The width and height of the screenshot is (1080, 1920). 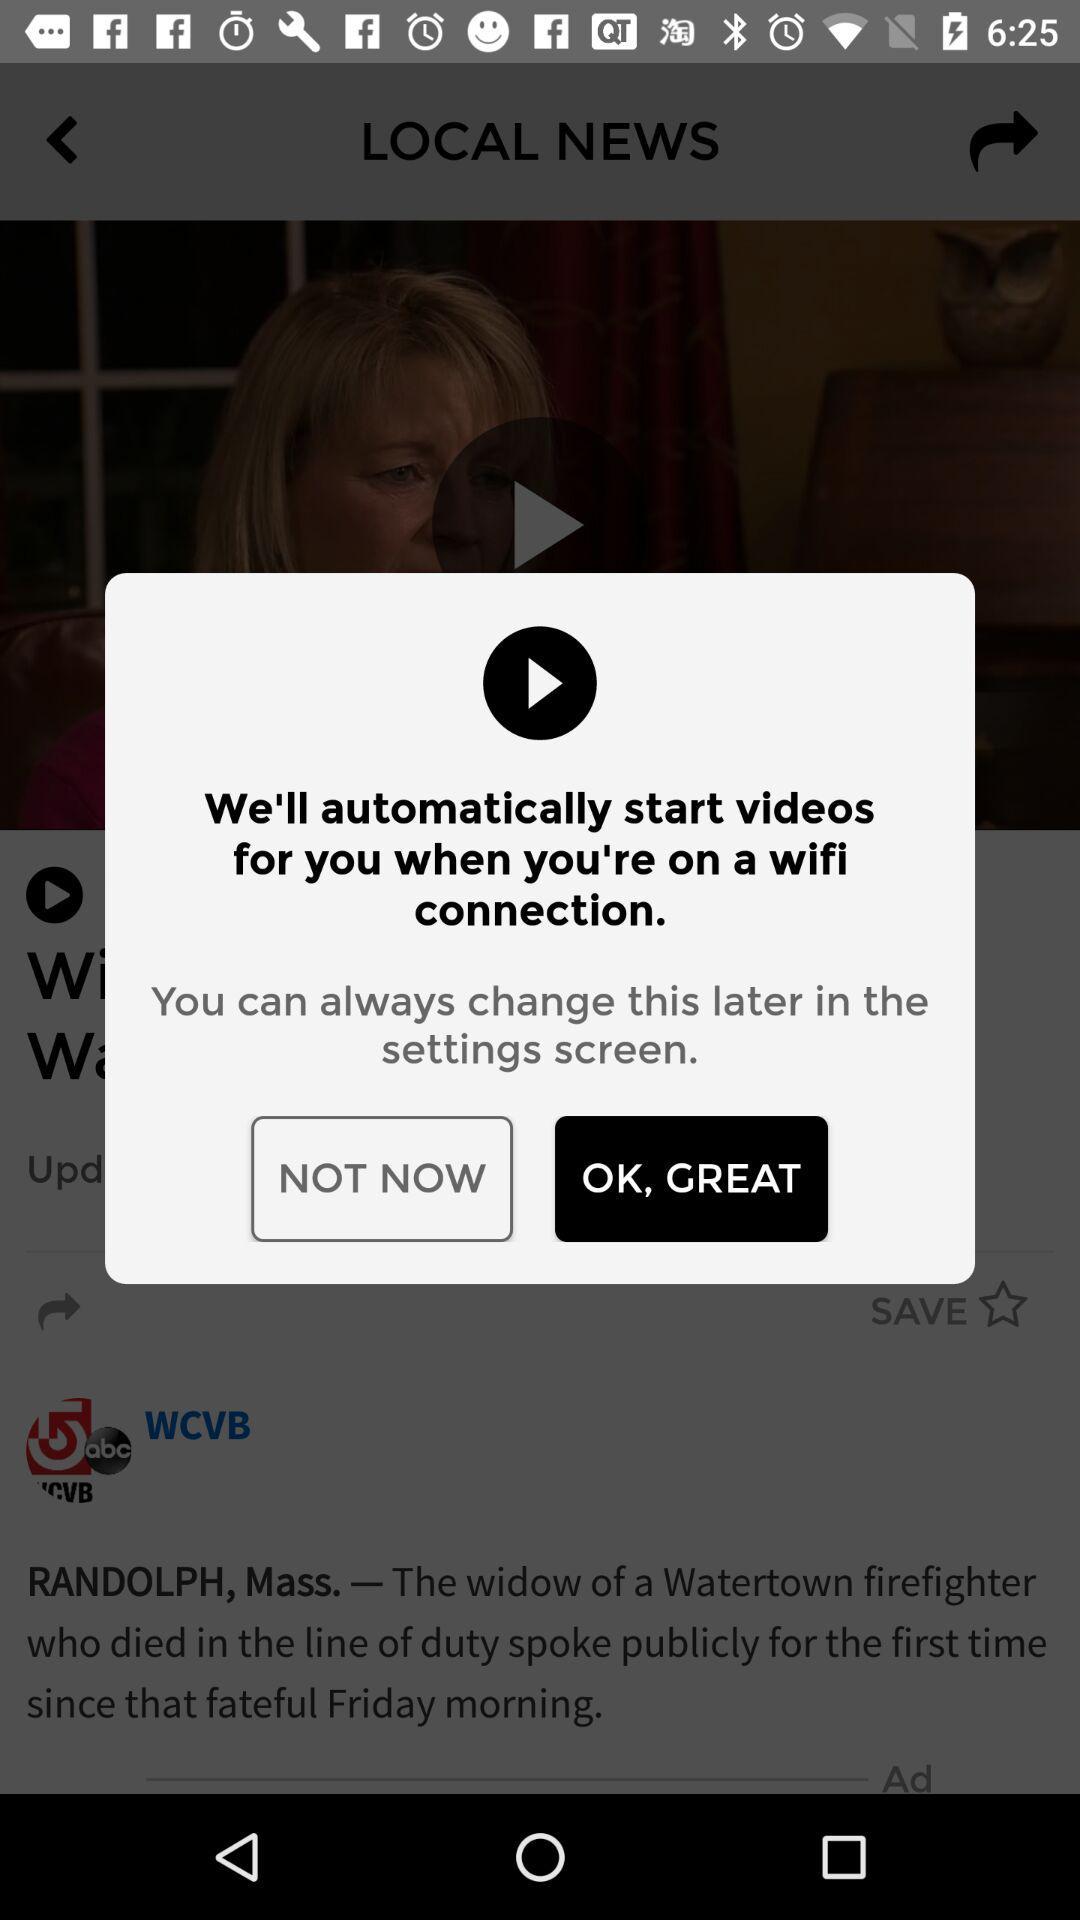 What do you see at coordinates (1003, 140) in the screenshot?
I see `the redo icon` at bounding box center [1003, 140].